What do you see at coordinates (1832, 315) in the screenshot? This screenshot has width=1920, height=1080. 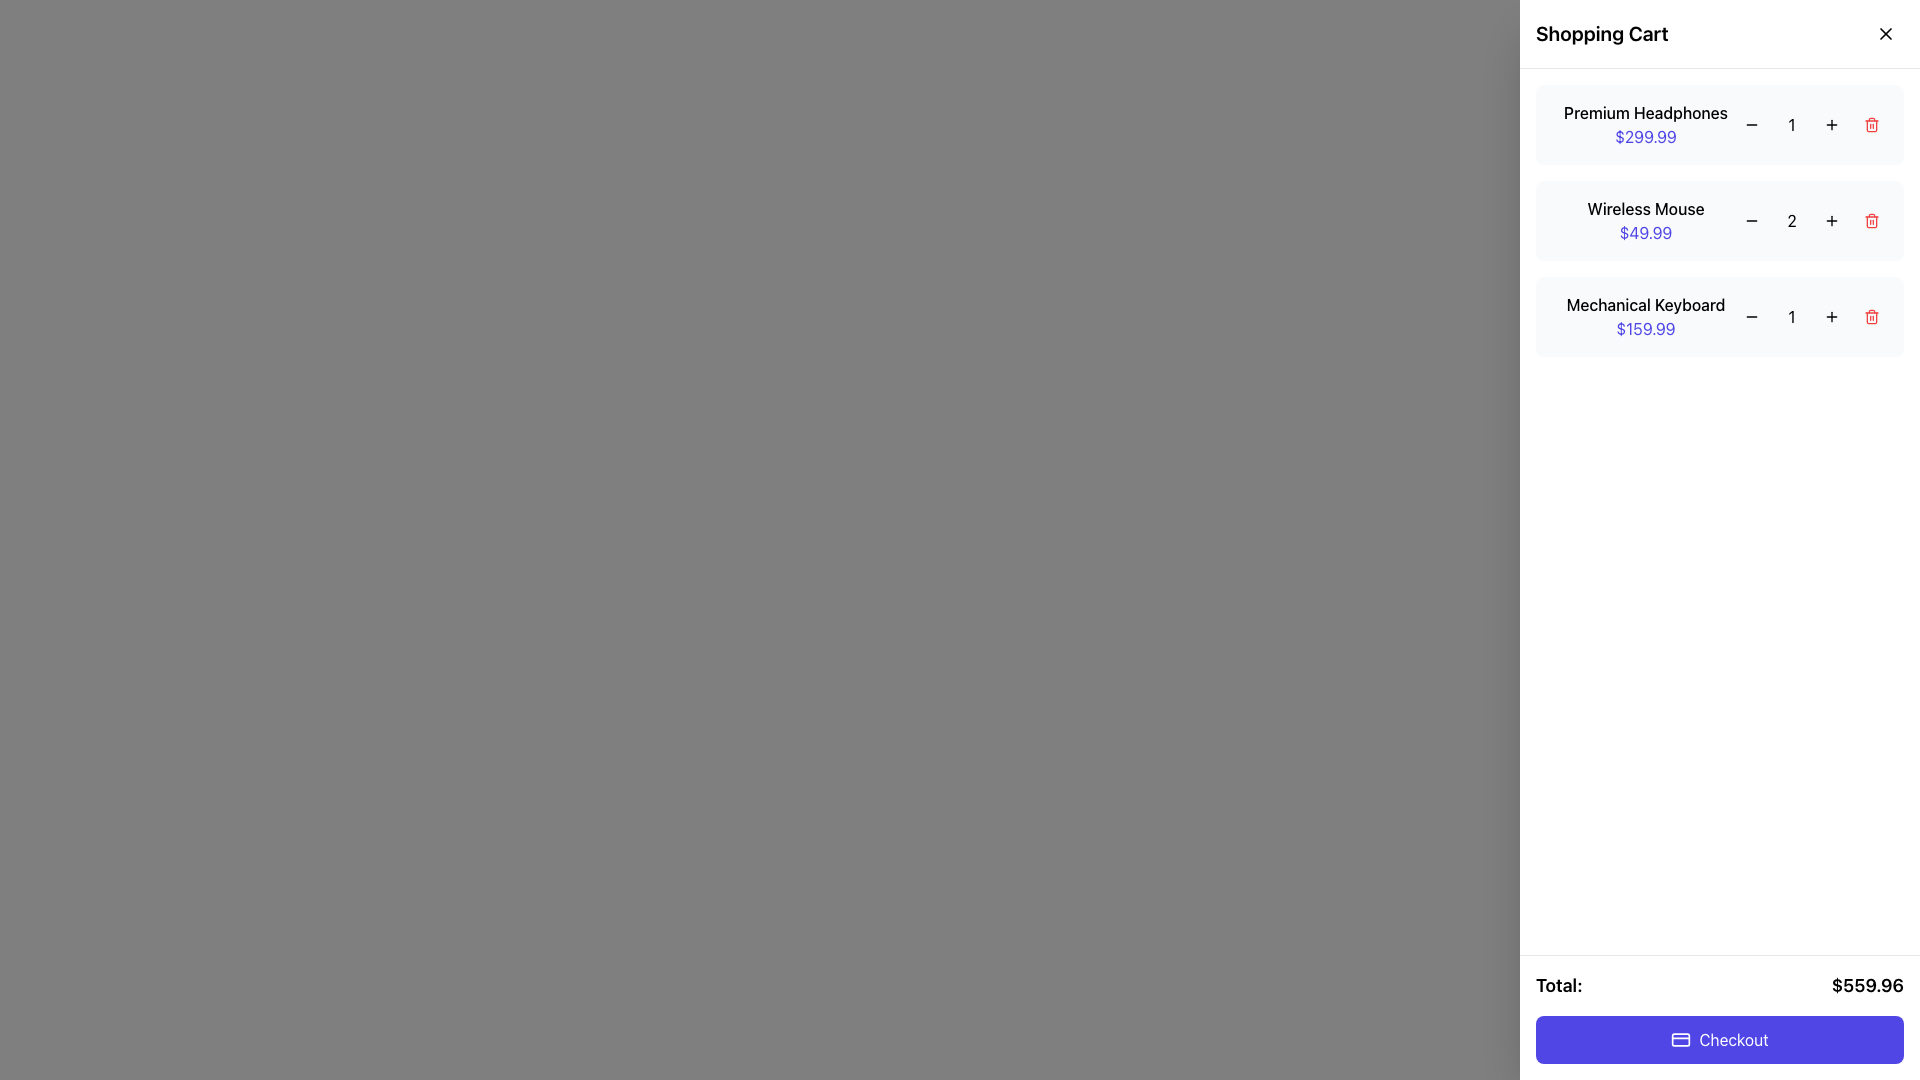 I see `the circular button with a plus symbol to increment the quantity of the 'Mechanical Keyboard' in the shopping cart` at bounding box center [1832, 315].